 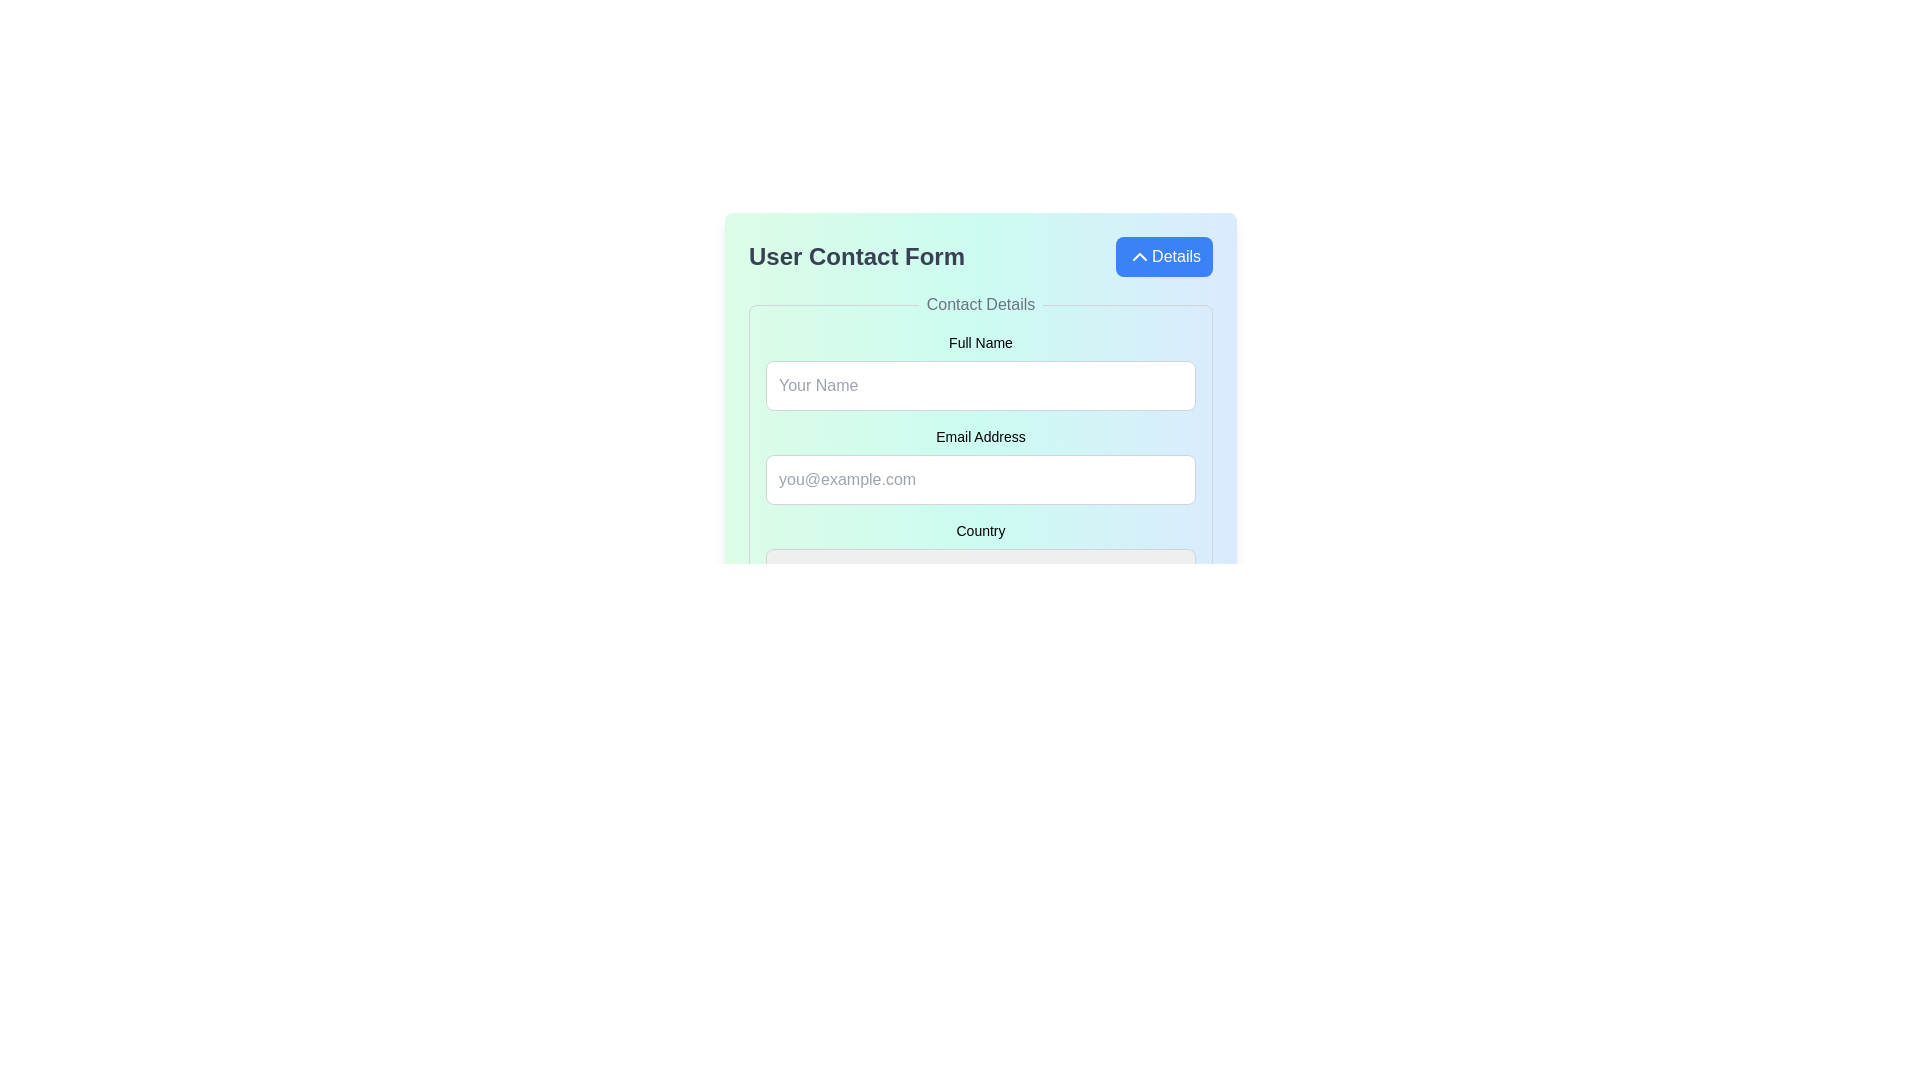 What do you see at coordinates (980, 342) in the screenshot?
I see `the 'Full Name' text label that is displayed in bold, smaller font above the input field in the contact form` at bounding box center [980, 342].